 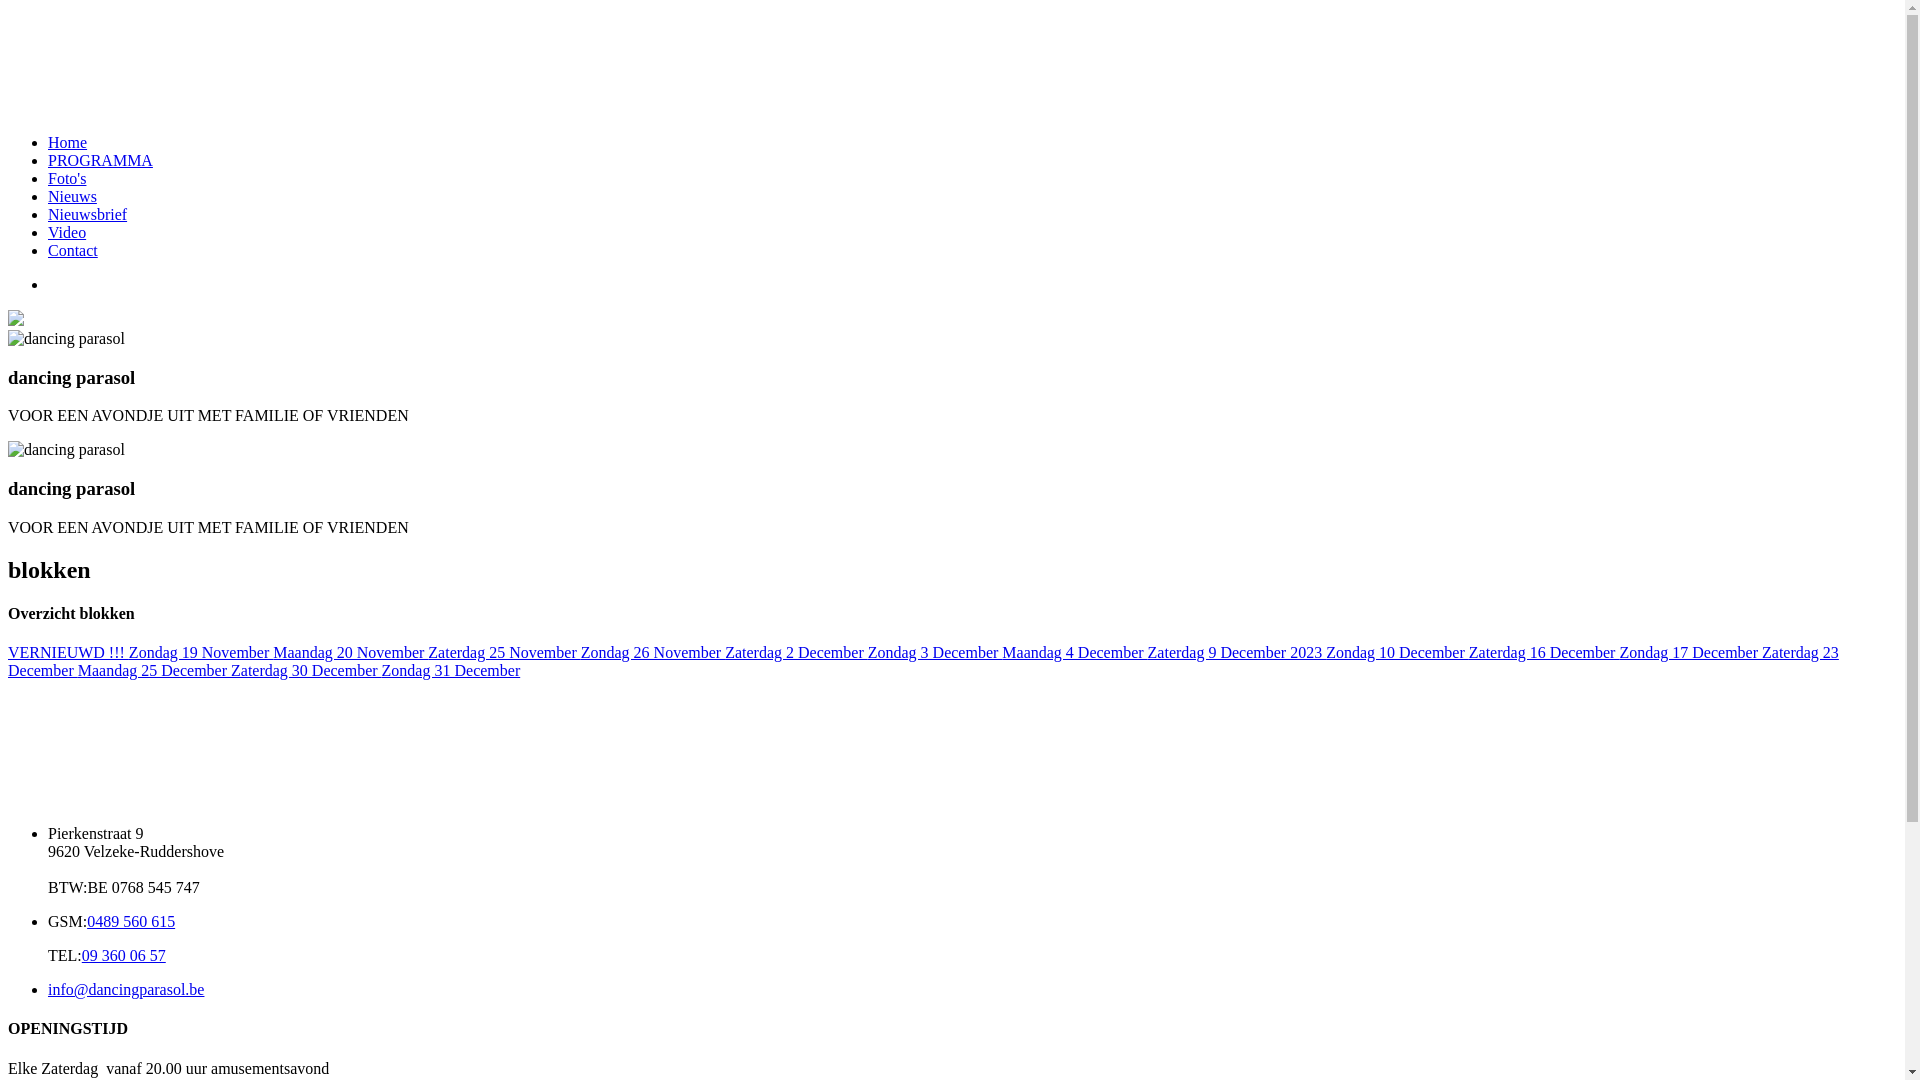 I want to click on 'Contact', so click(x=72, y=249).